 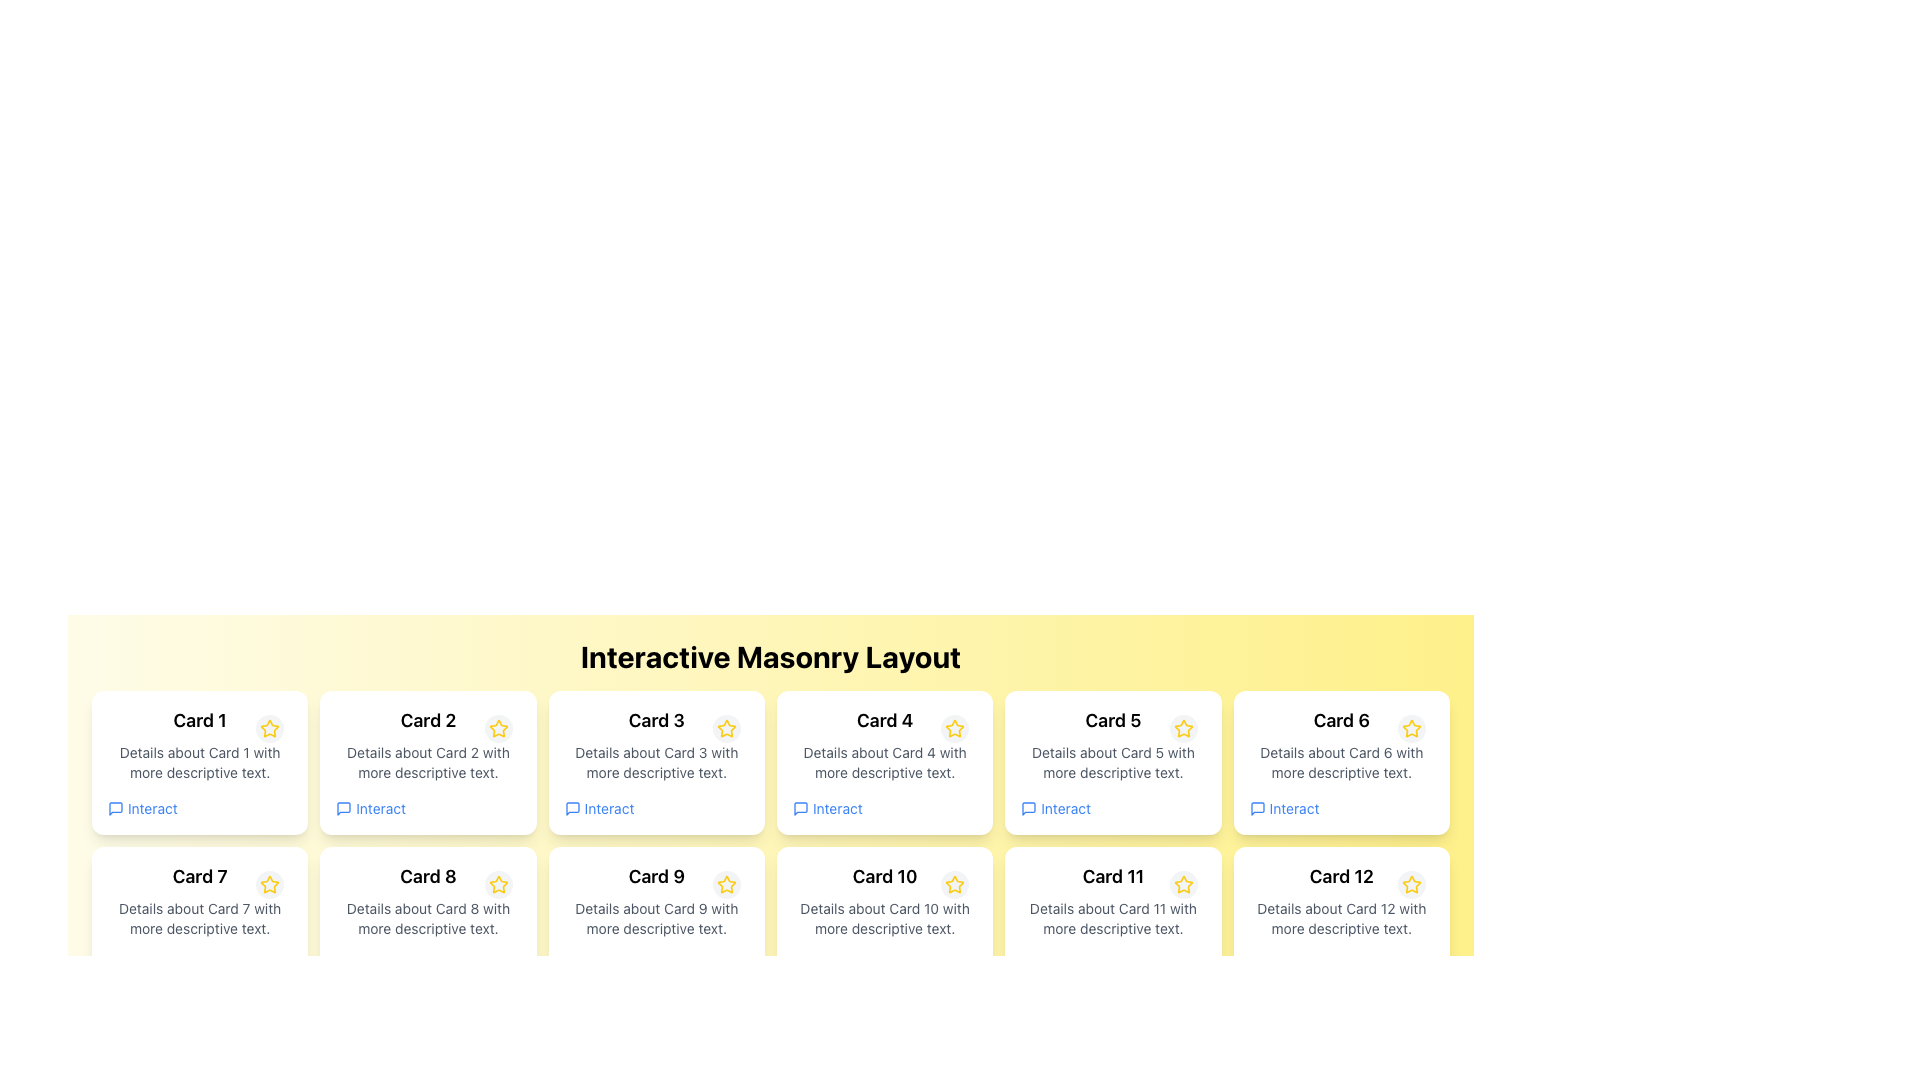 I want to click on the star icon located at the top-right corner of the Card UI Component labeled 'Card 3' to rate or bookmark the card, so click(x=656, y=763).